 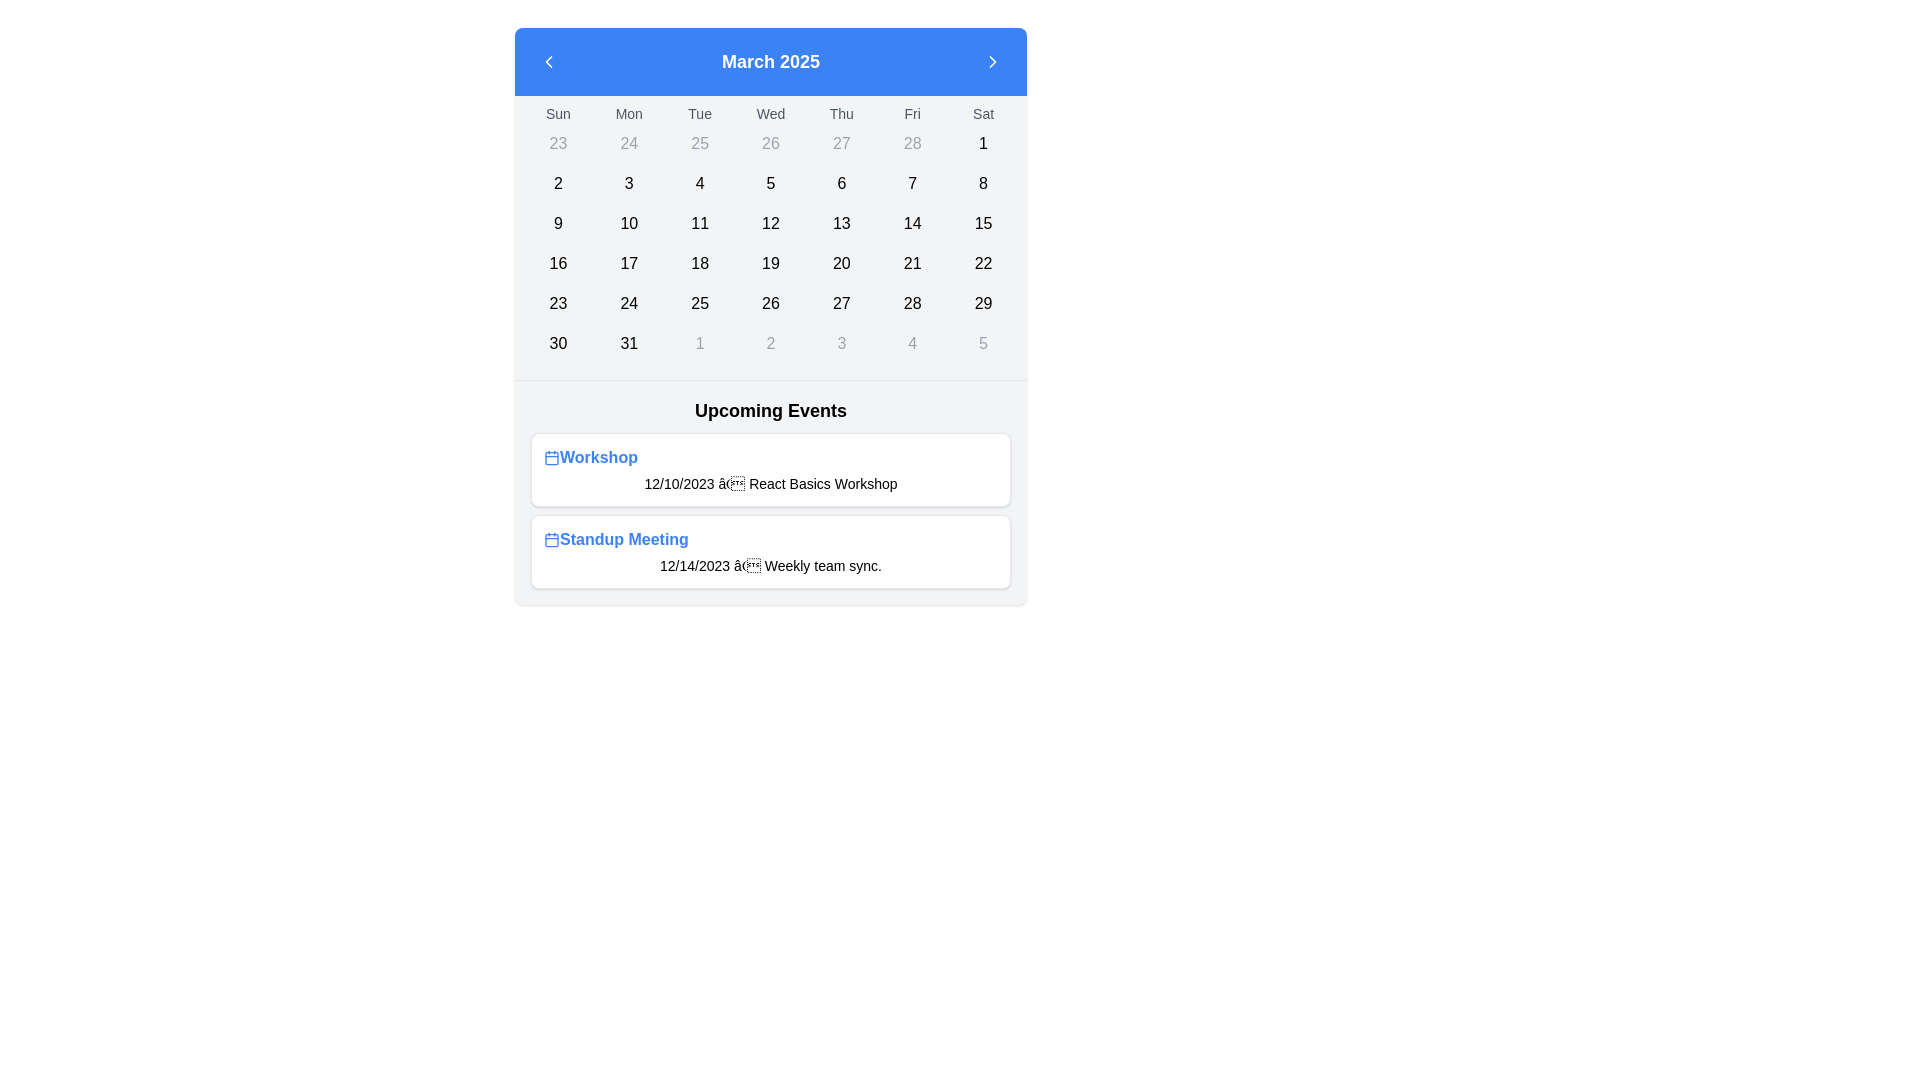 I want to click on the date '27', so click(x=841, y=304).